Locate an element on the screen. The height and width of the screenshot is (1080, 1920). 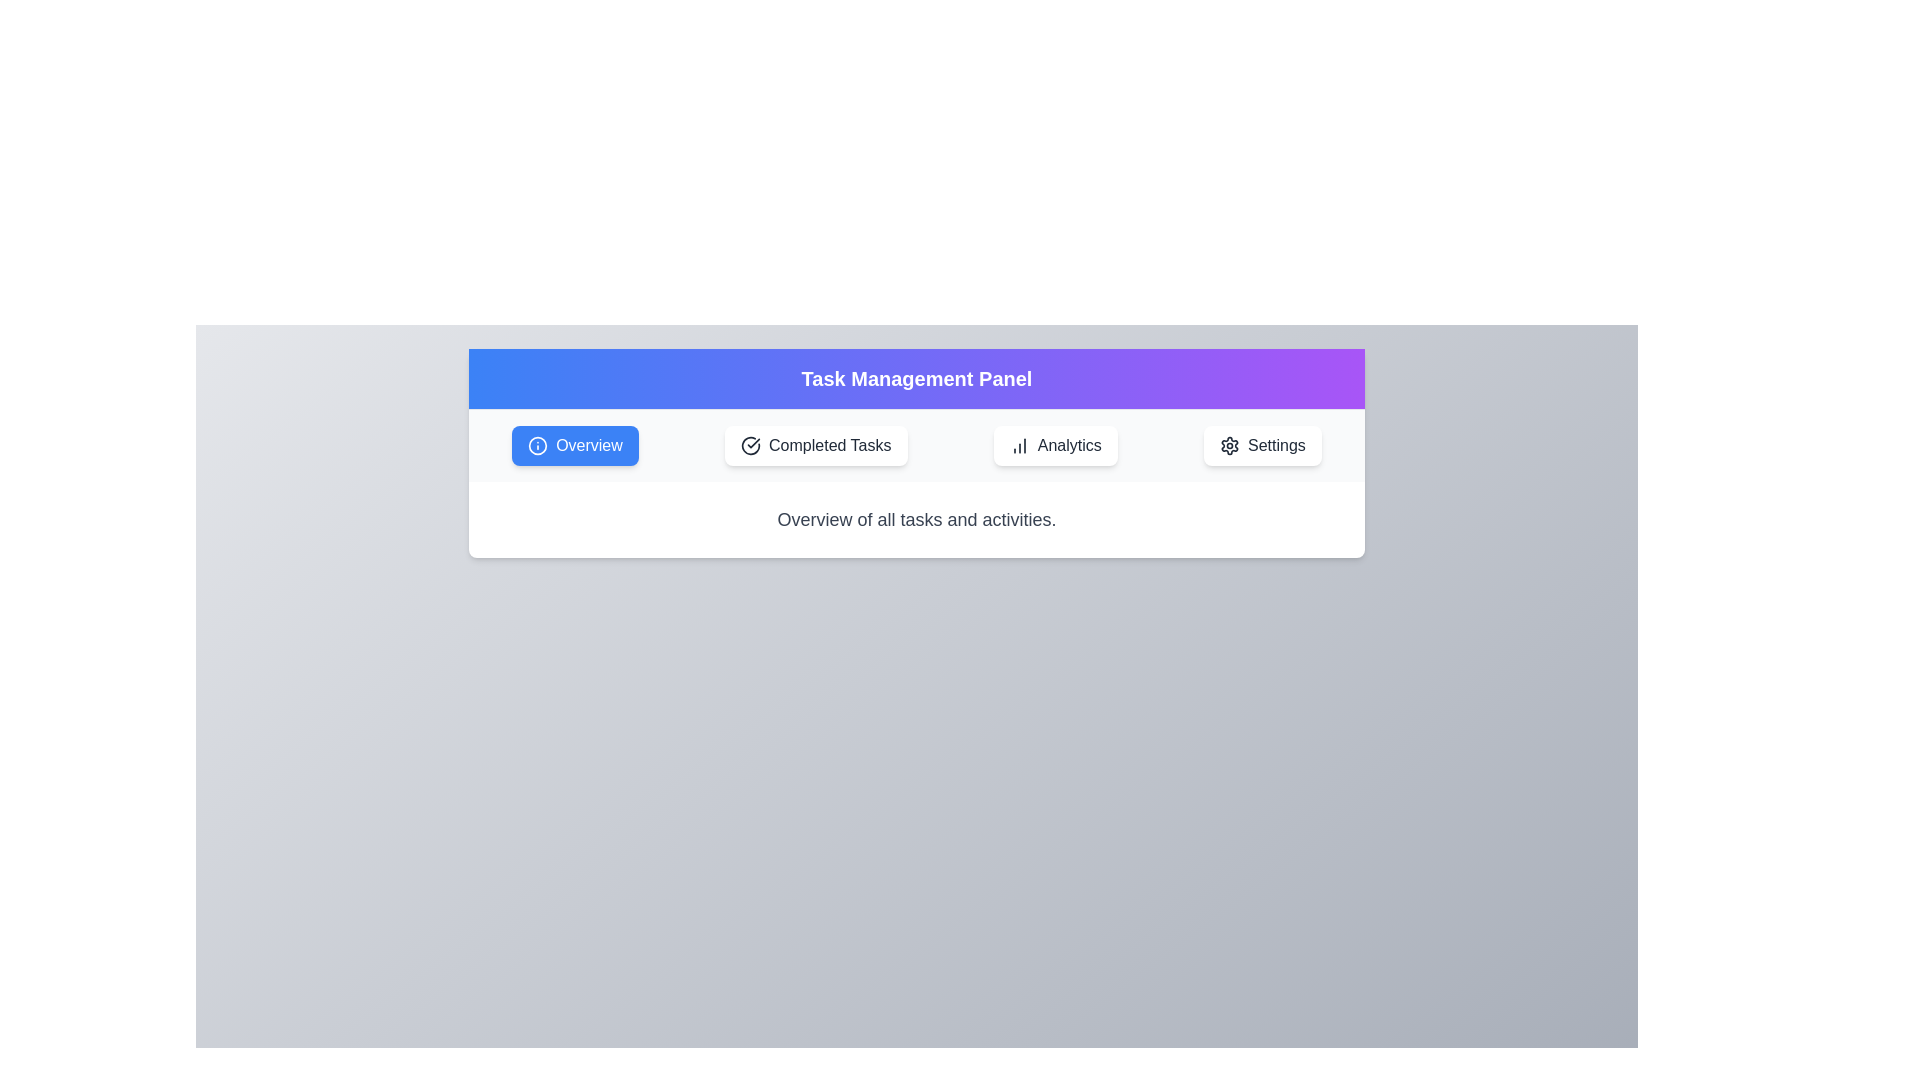
the 'Completed Tasks' button which contains the circular checkmark icon indicating a completed task or successful action is located at coordinates (750, 445).